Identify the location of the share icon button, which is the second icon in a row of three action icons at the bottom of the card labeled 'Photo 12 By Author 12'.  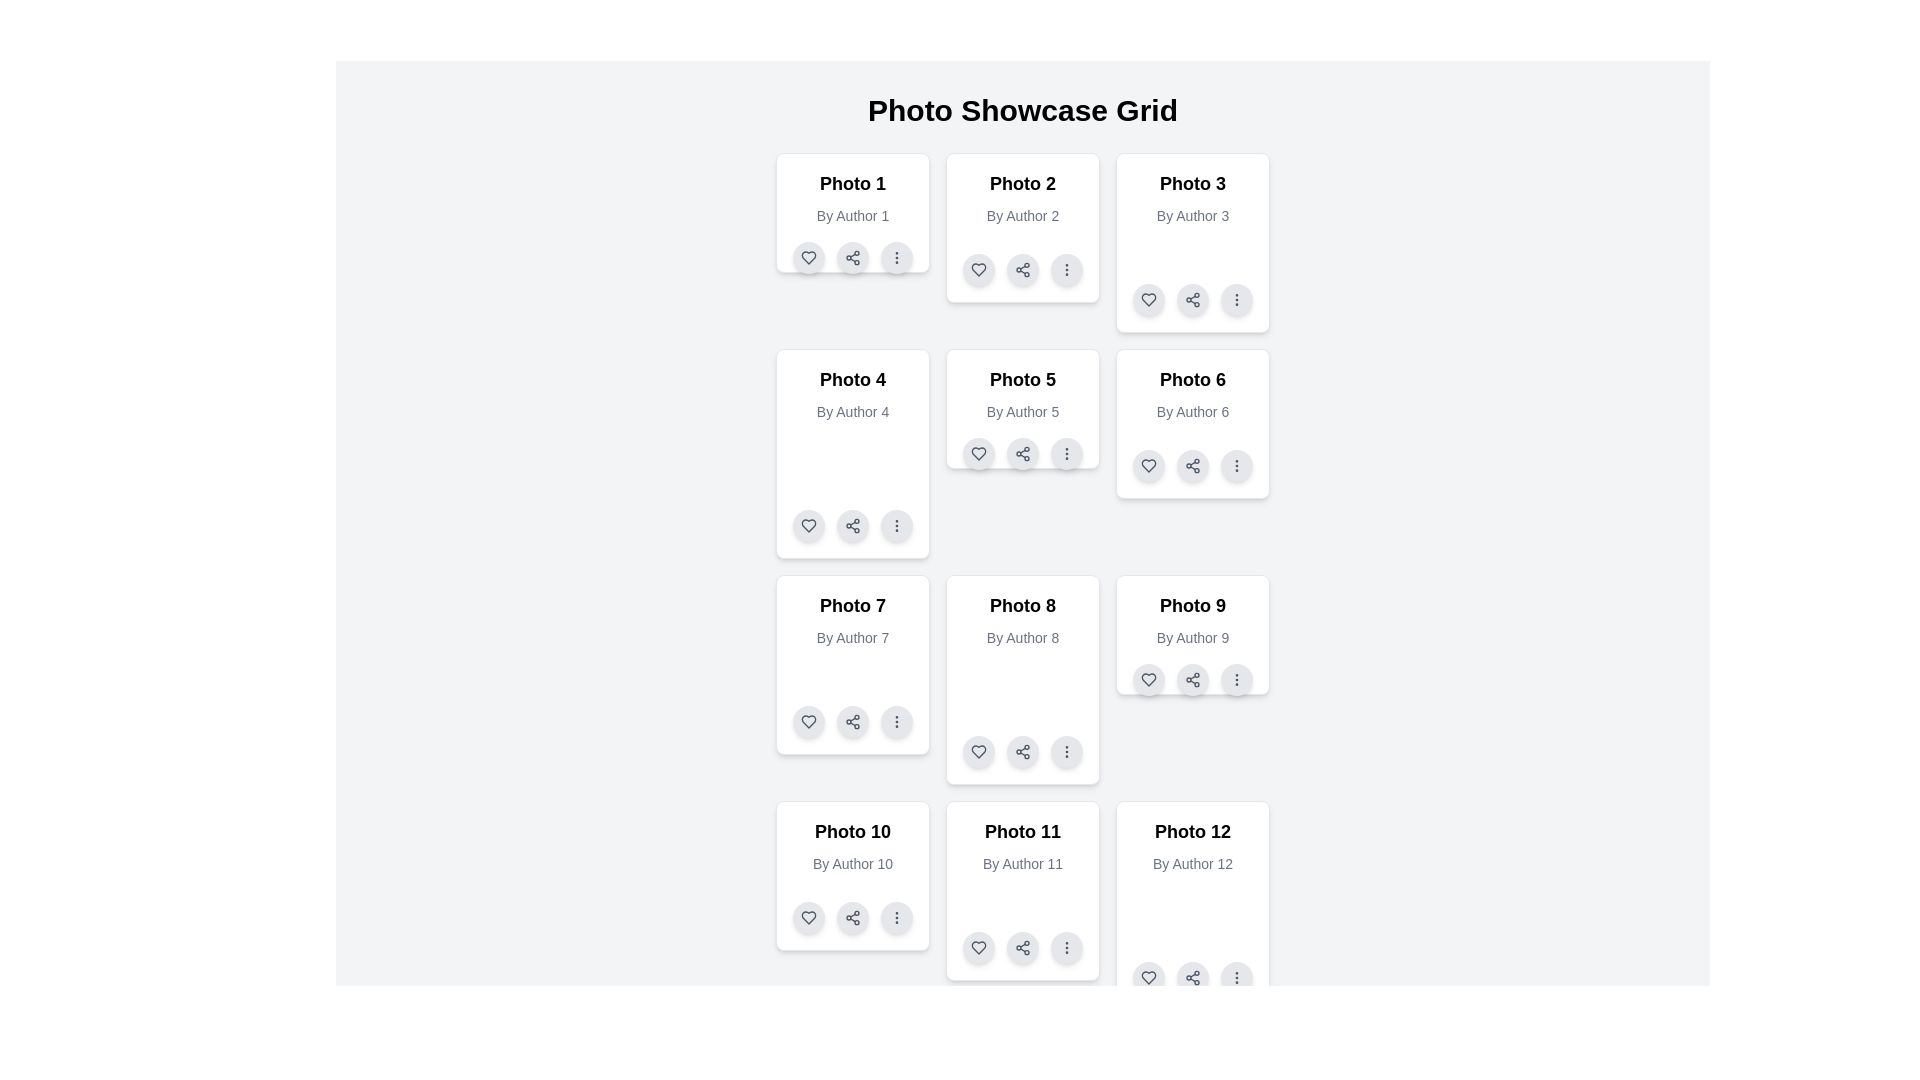
(1193, 977).